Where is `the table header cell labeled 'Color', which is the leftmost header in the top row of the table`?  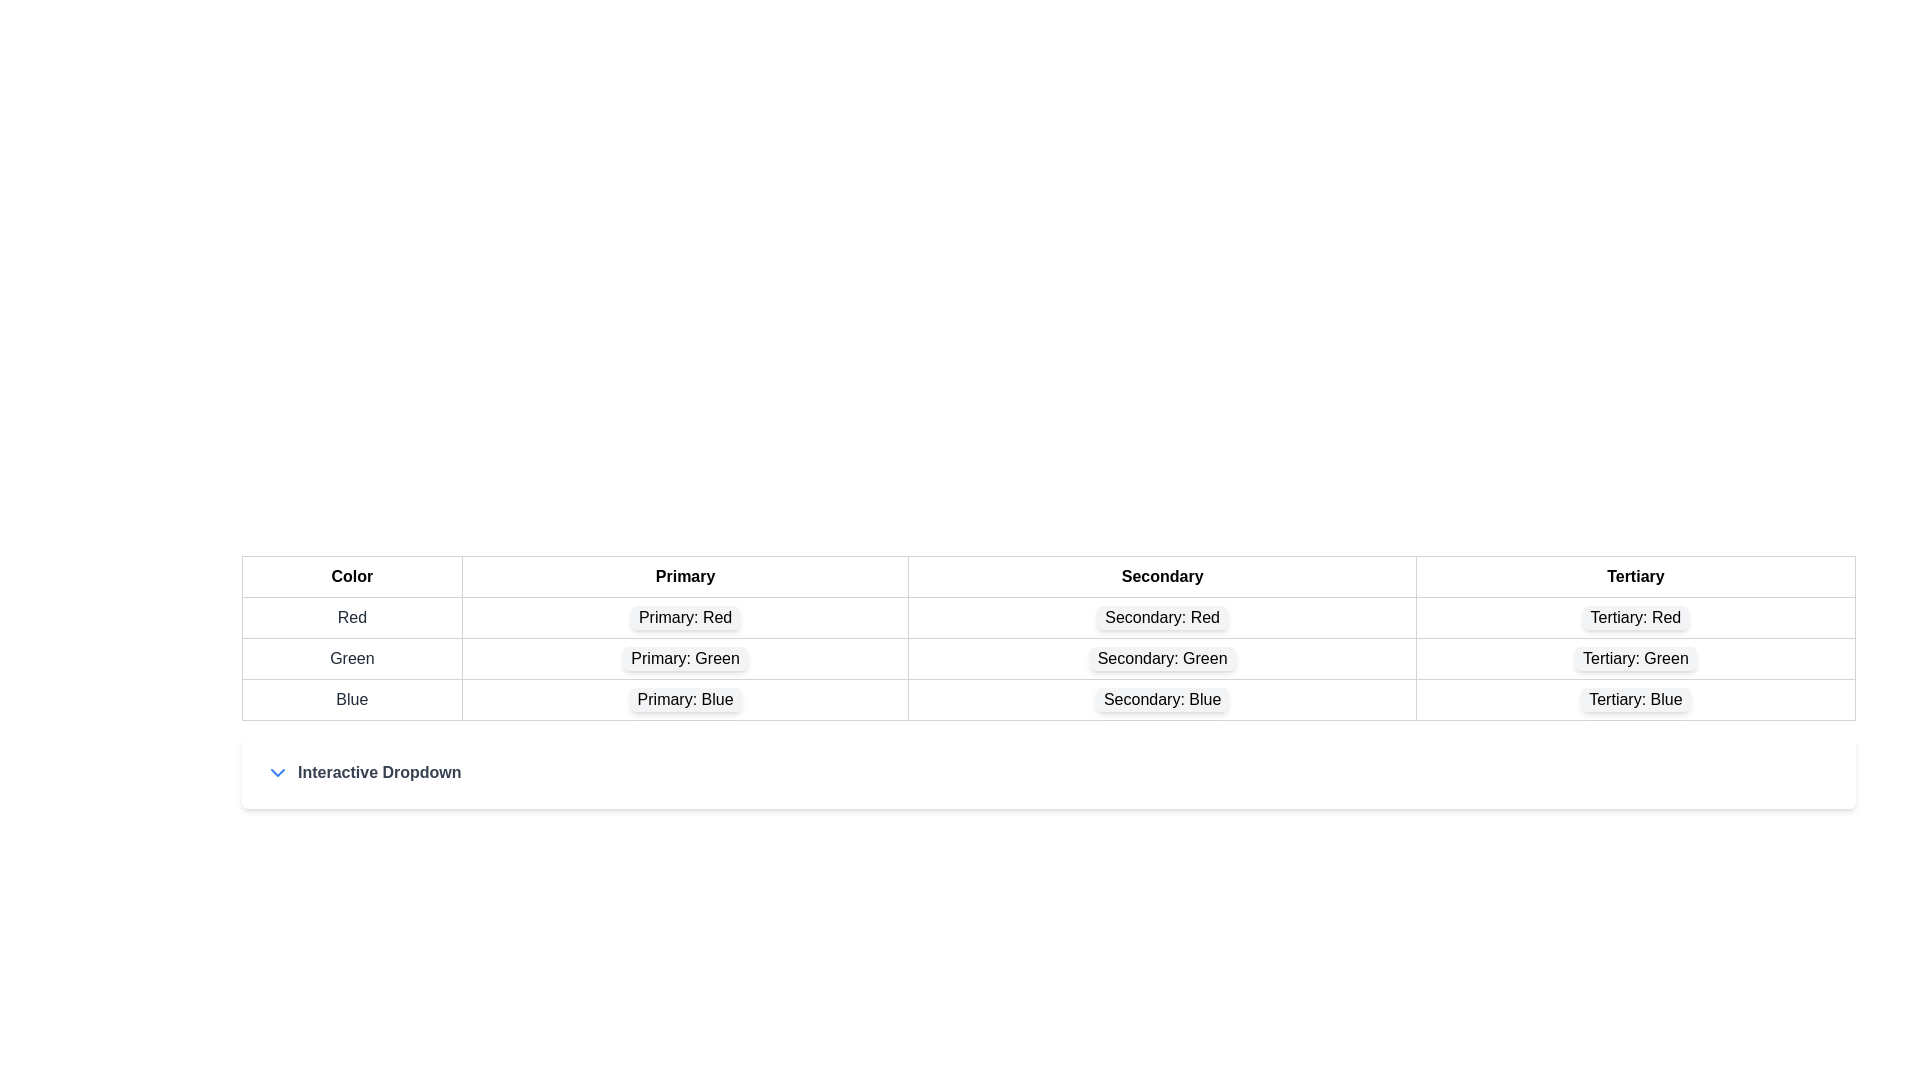
the table header cell labeled 'Color', which is the leftmost header in the top row of the table is located at coordinates (352, 577).